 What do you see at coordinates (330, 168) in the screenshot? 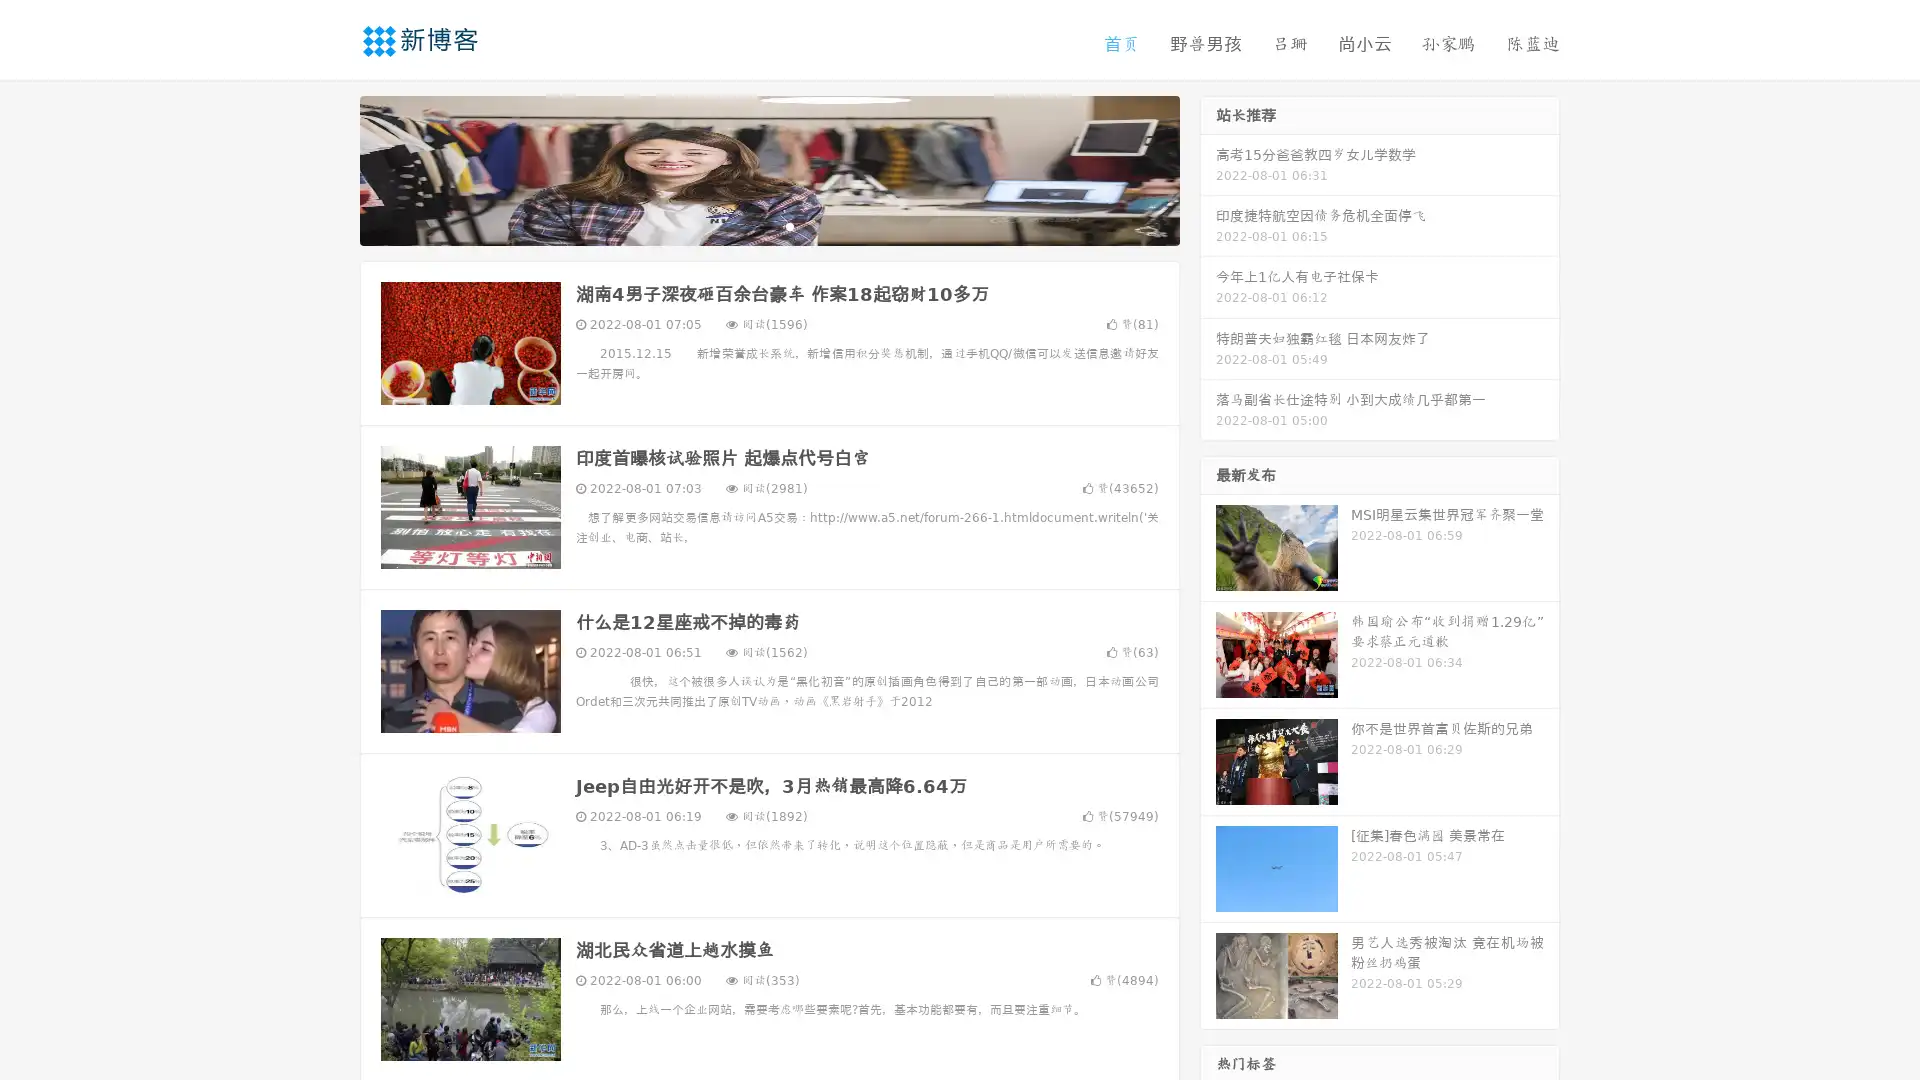
I see `Previous slide` at bounding box center [330, 168].